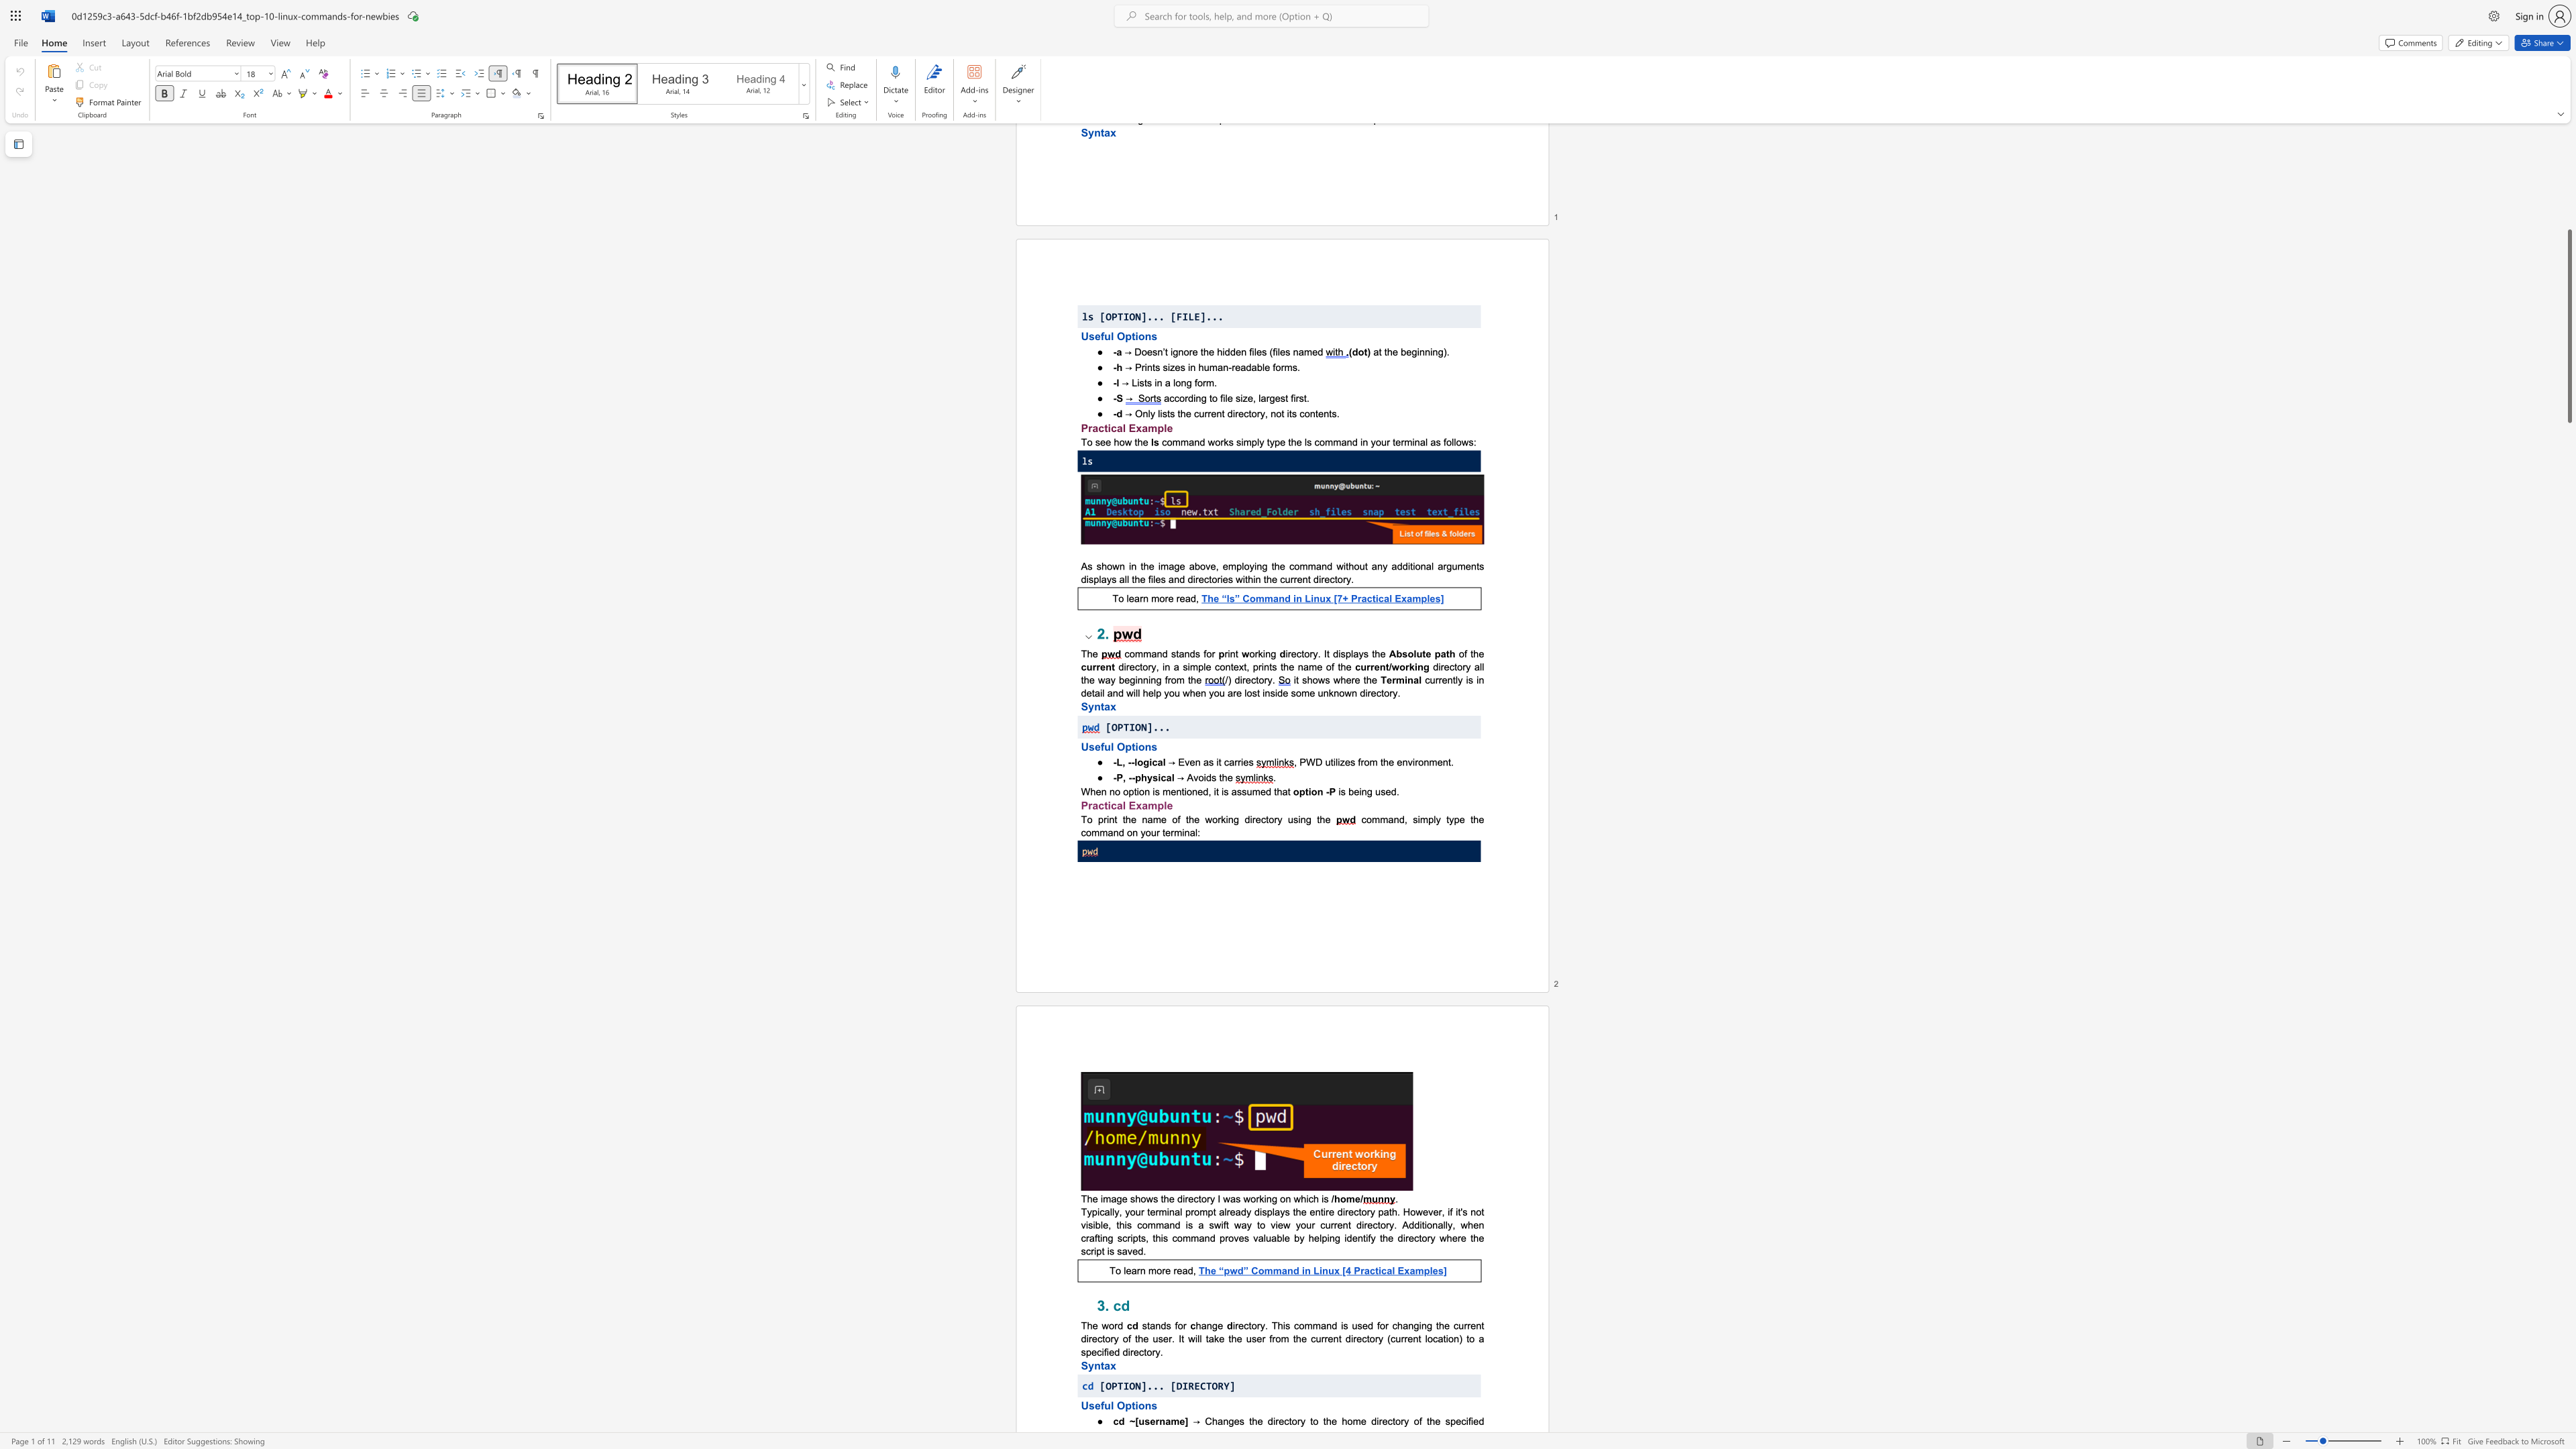 This screenshot has height=1449, width=2576. What do you see at coordinates (1175, 1325) in the screenshot?
I see `the 1th character "f" in the text` at bounding box center [1175, 1325].